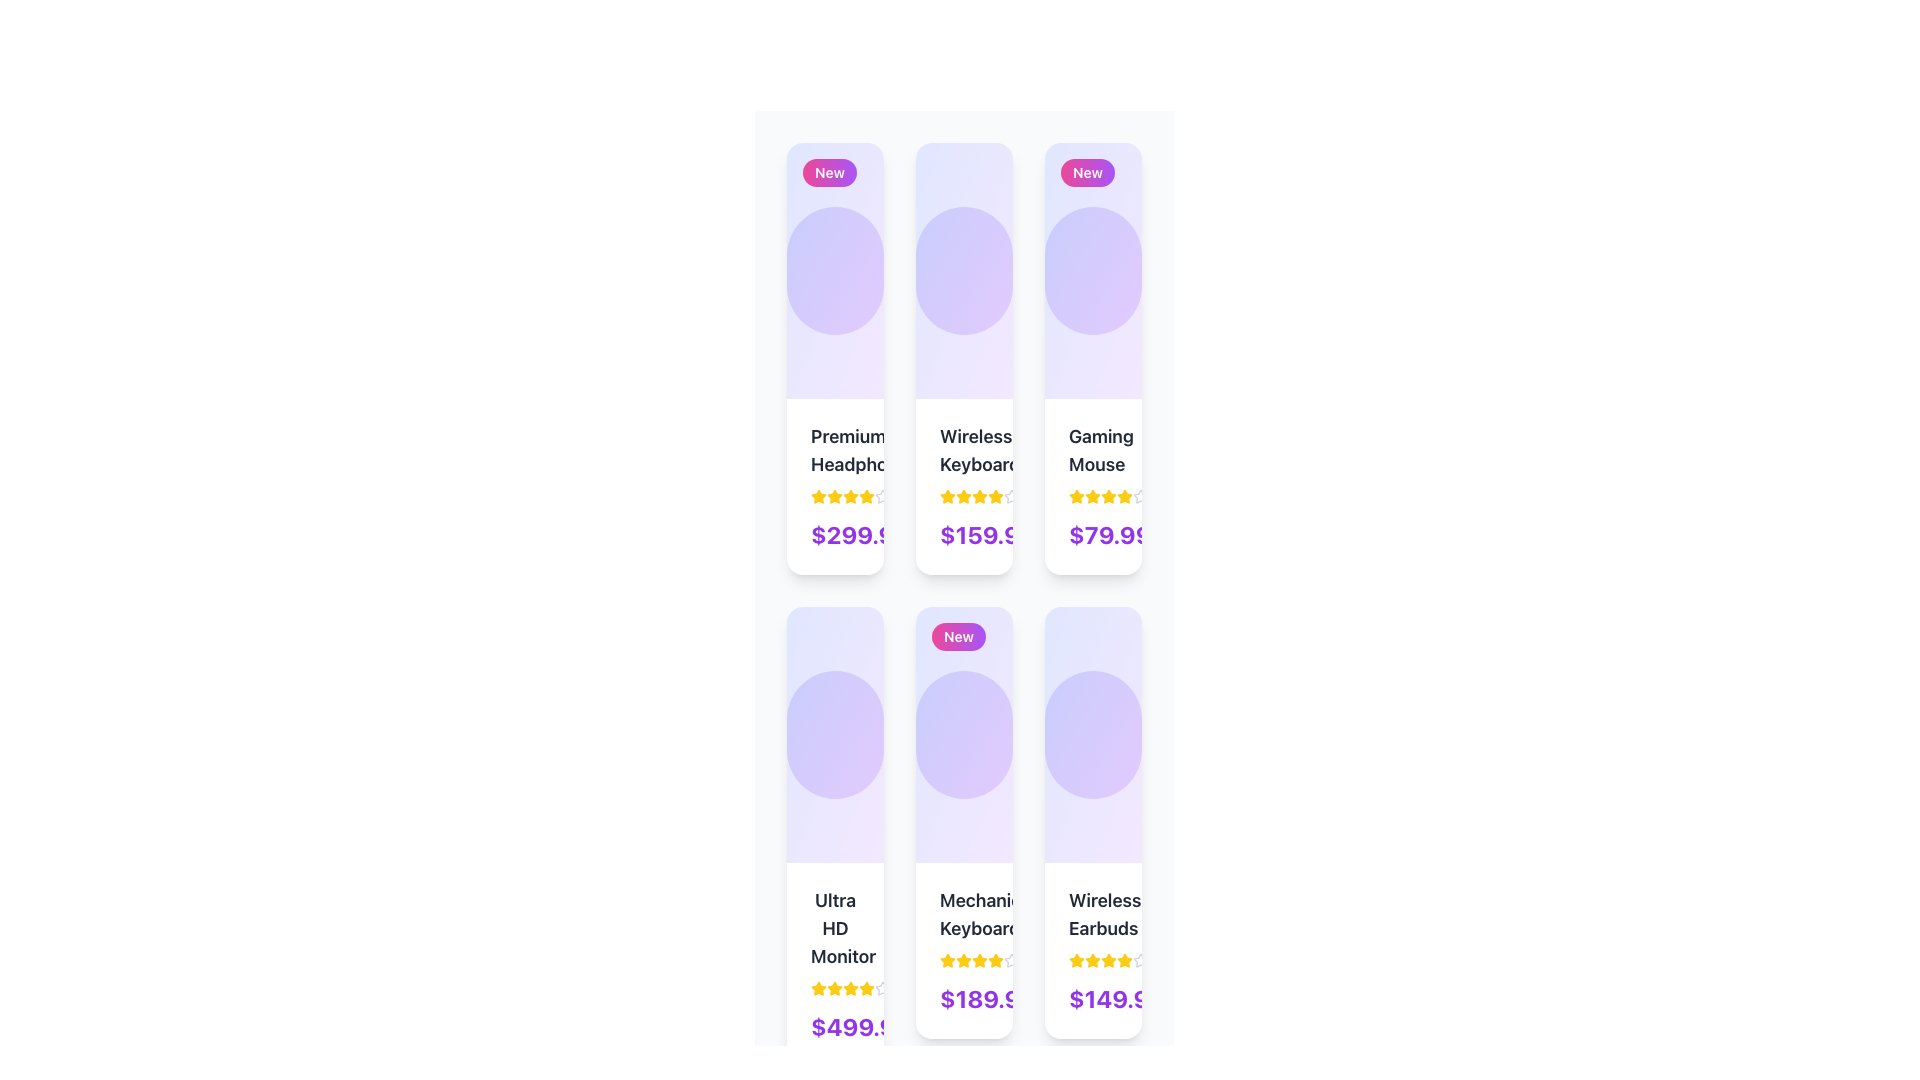 This screenshot has height=1080, width=1920. I want to click on the static text label displaying the product name located in the first product card at the top left corner of the grid, above the ratings and the price listing of '$299.99', so click(835, 451).